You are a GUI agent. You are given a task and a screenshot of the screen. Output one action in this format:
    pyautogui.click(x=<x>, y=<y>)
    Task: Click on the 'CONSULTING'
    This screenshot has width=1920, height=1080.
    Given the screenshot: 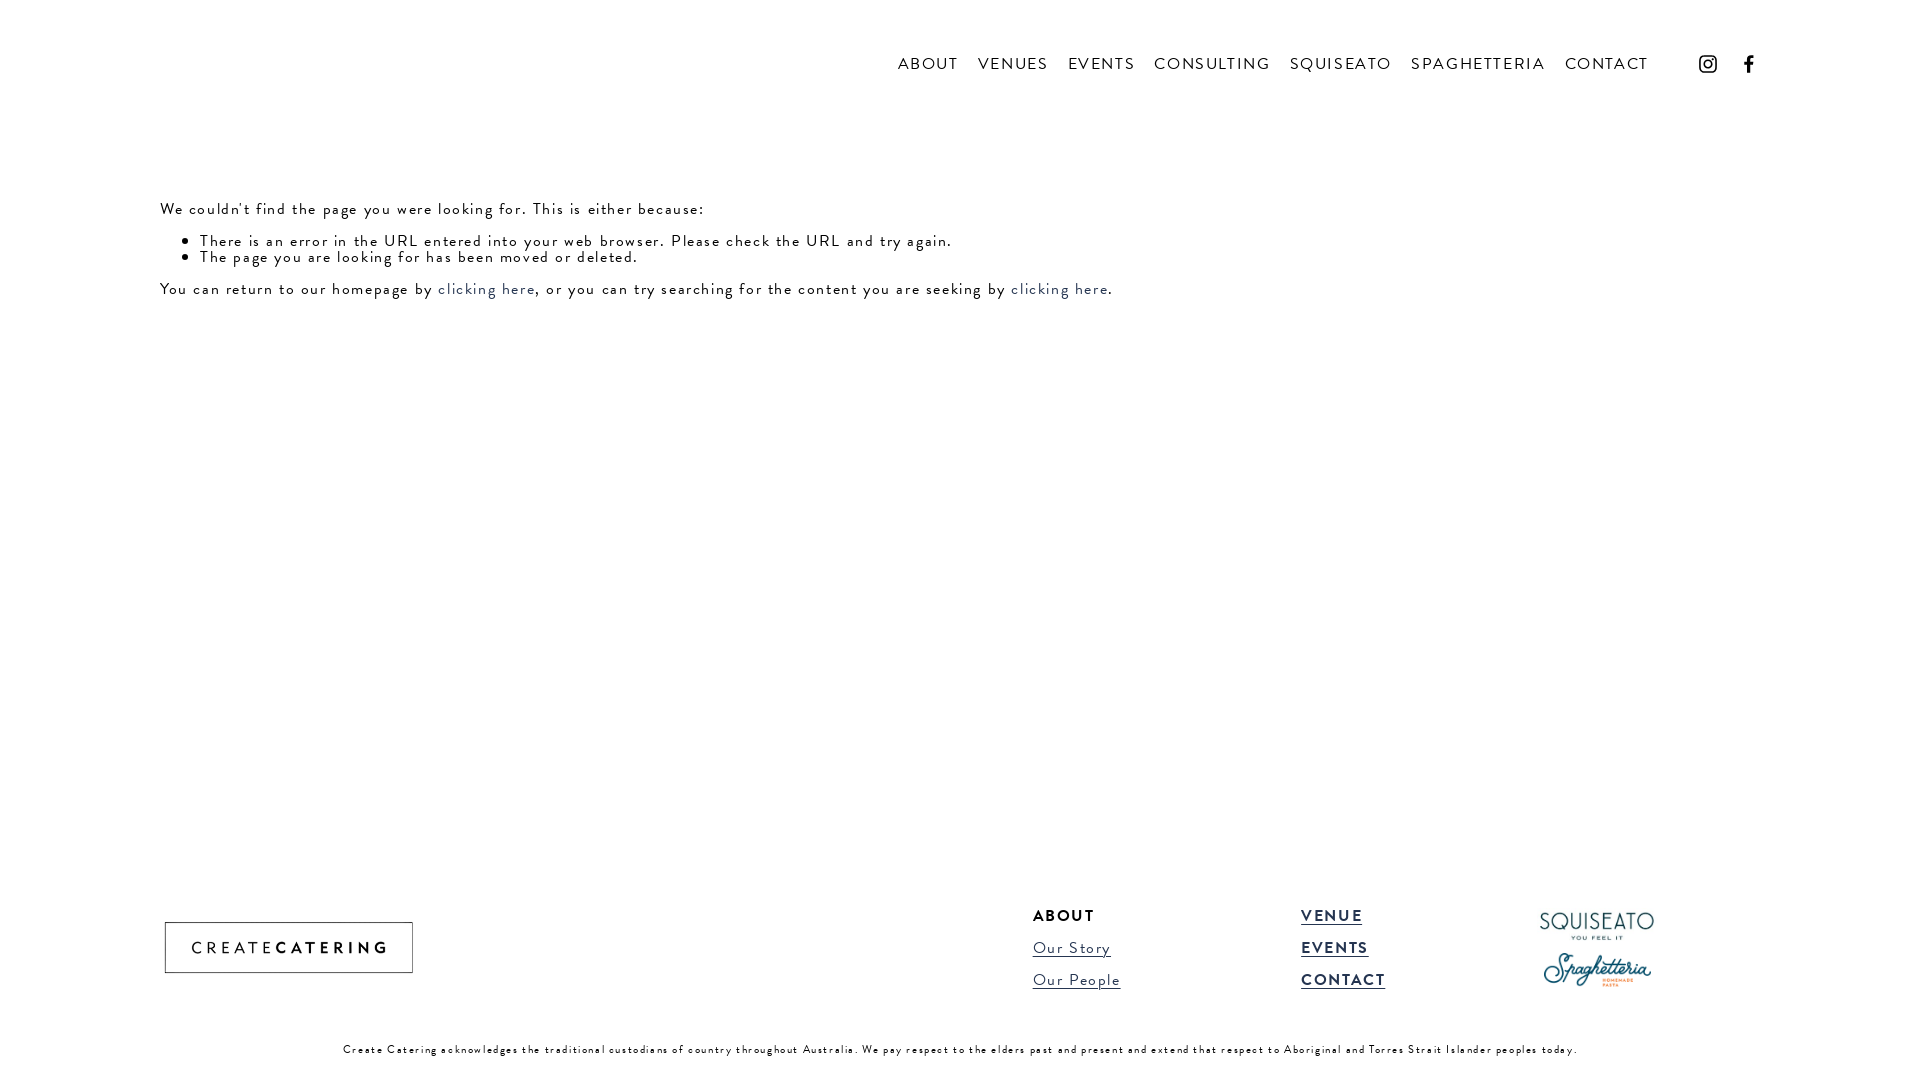 What is the action you would take?
    pyautogui.click(x=1211, y=62)
    